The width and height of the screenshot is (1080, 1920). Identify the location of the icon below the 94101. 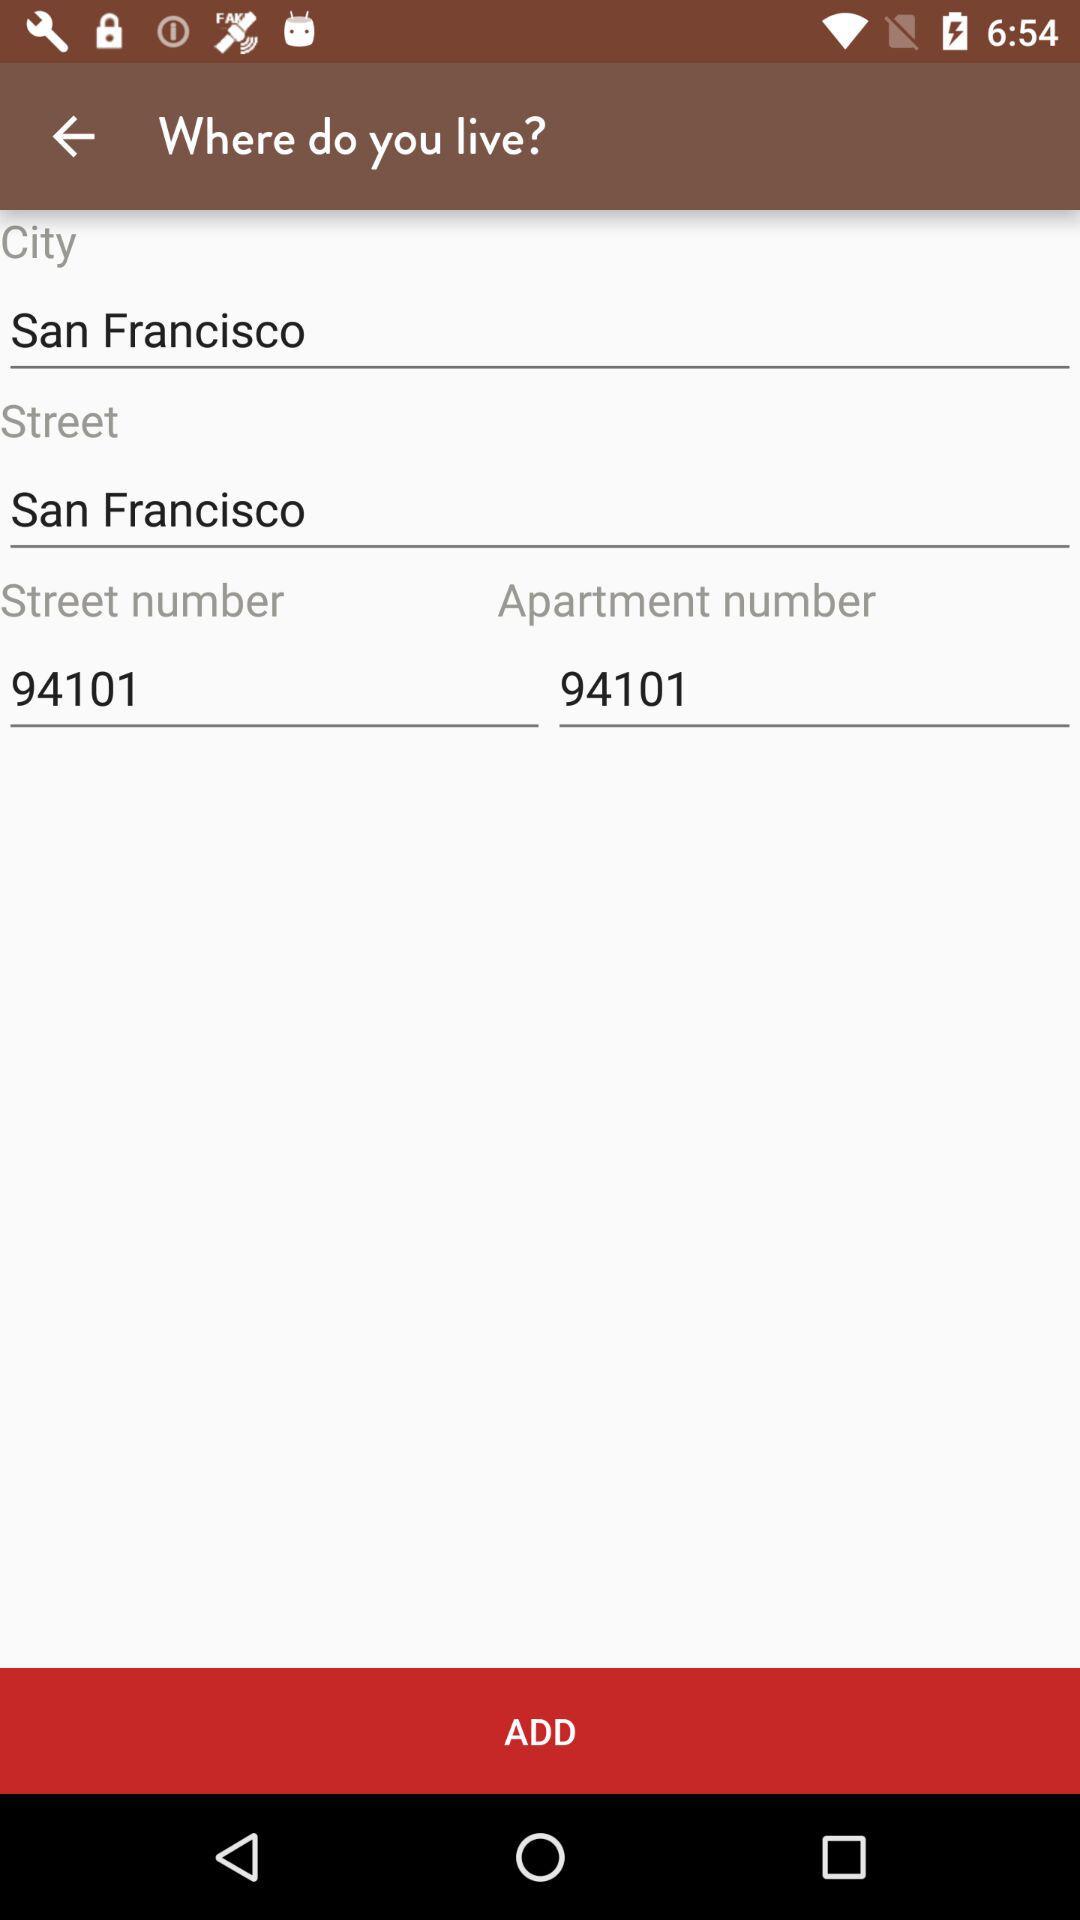
(540, 1730).